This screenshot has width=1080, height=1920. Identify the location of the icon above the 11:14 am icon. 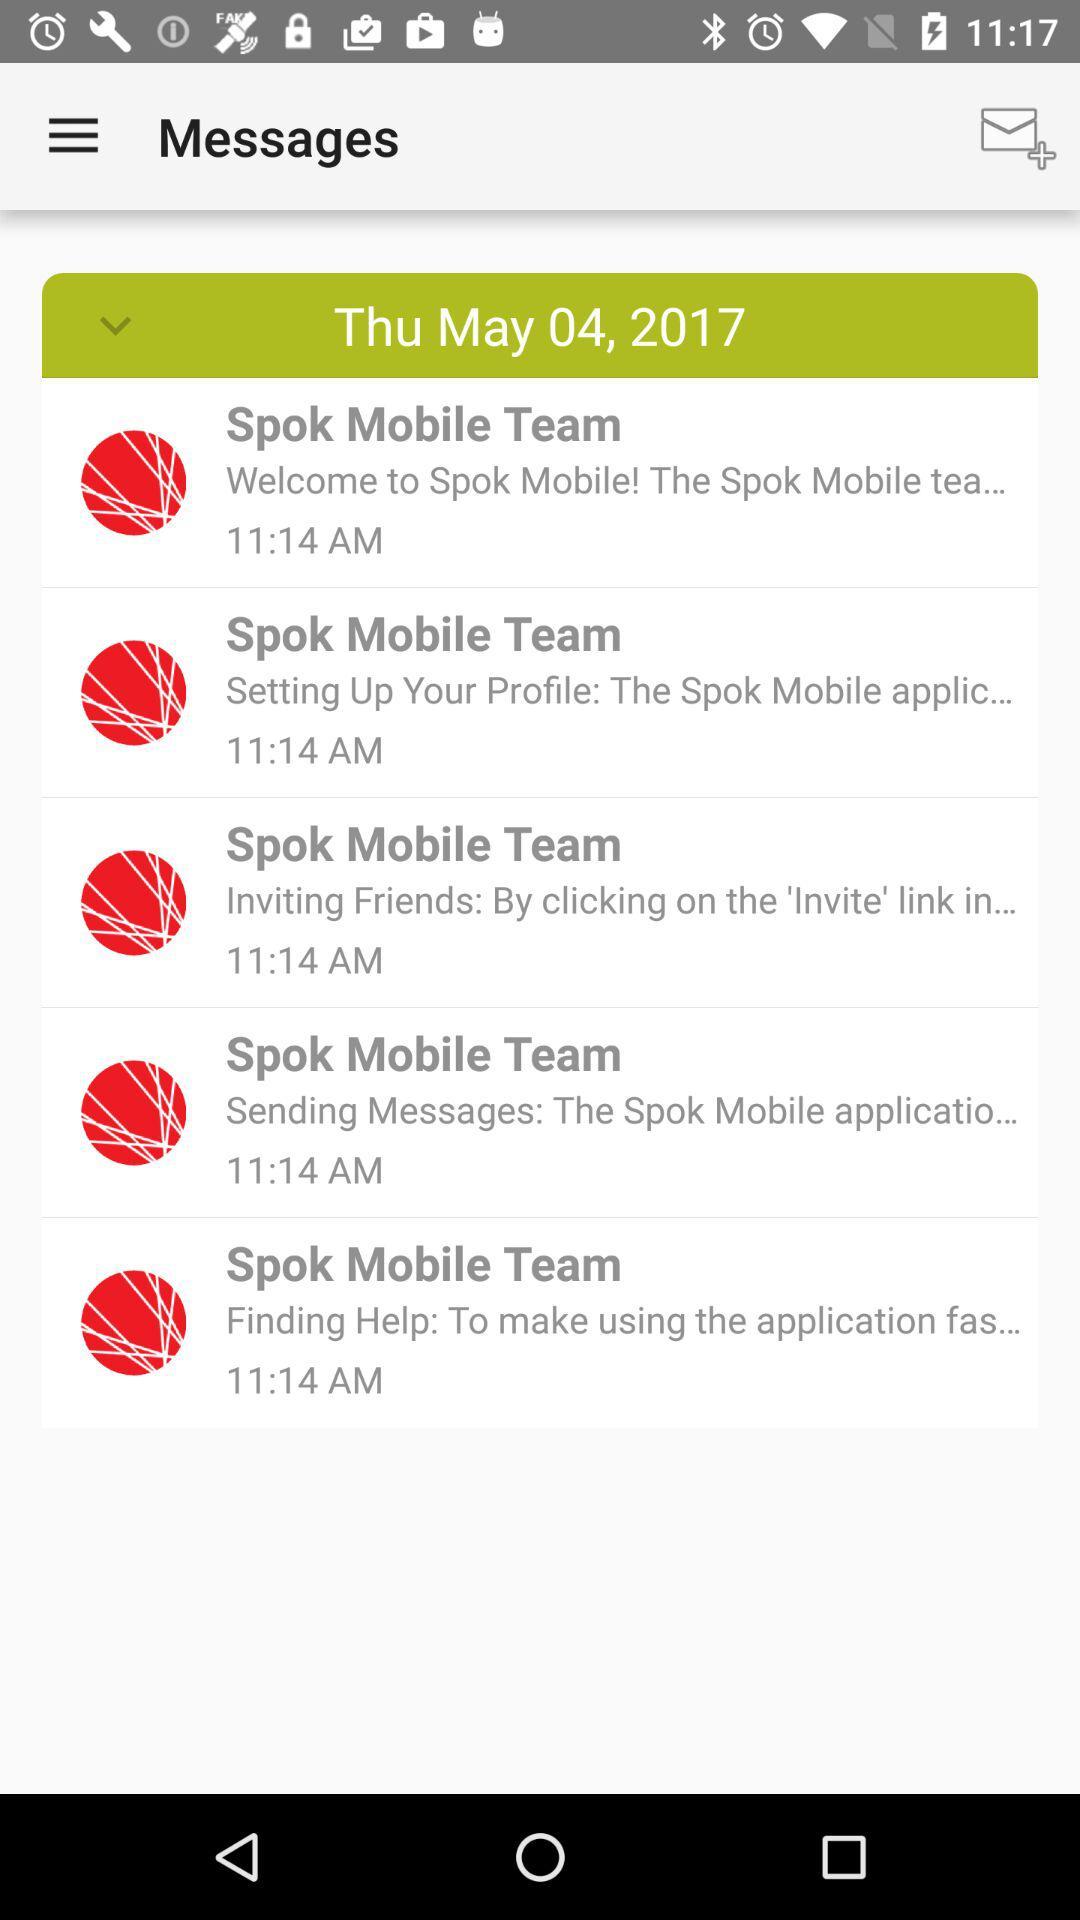
(624, 689).